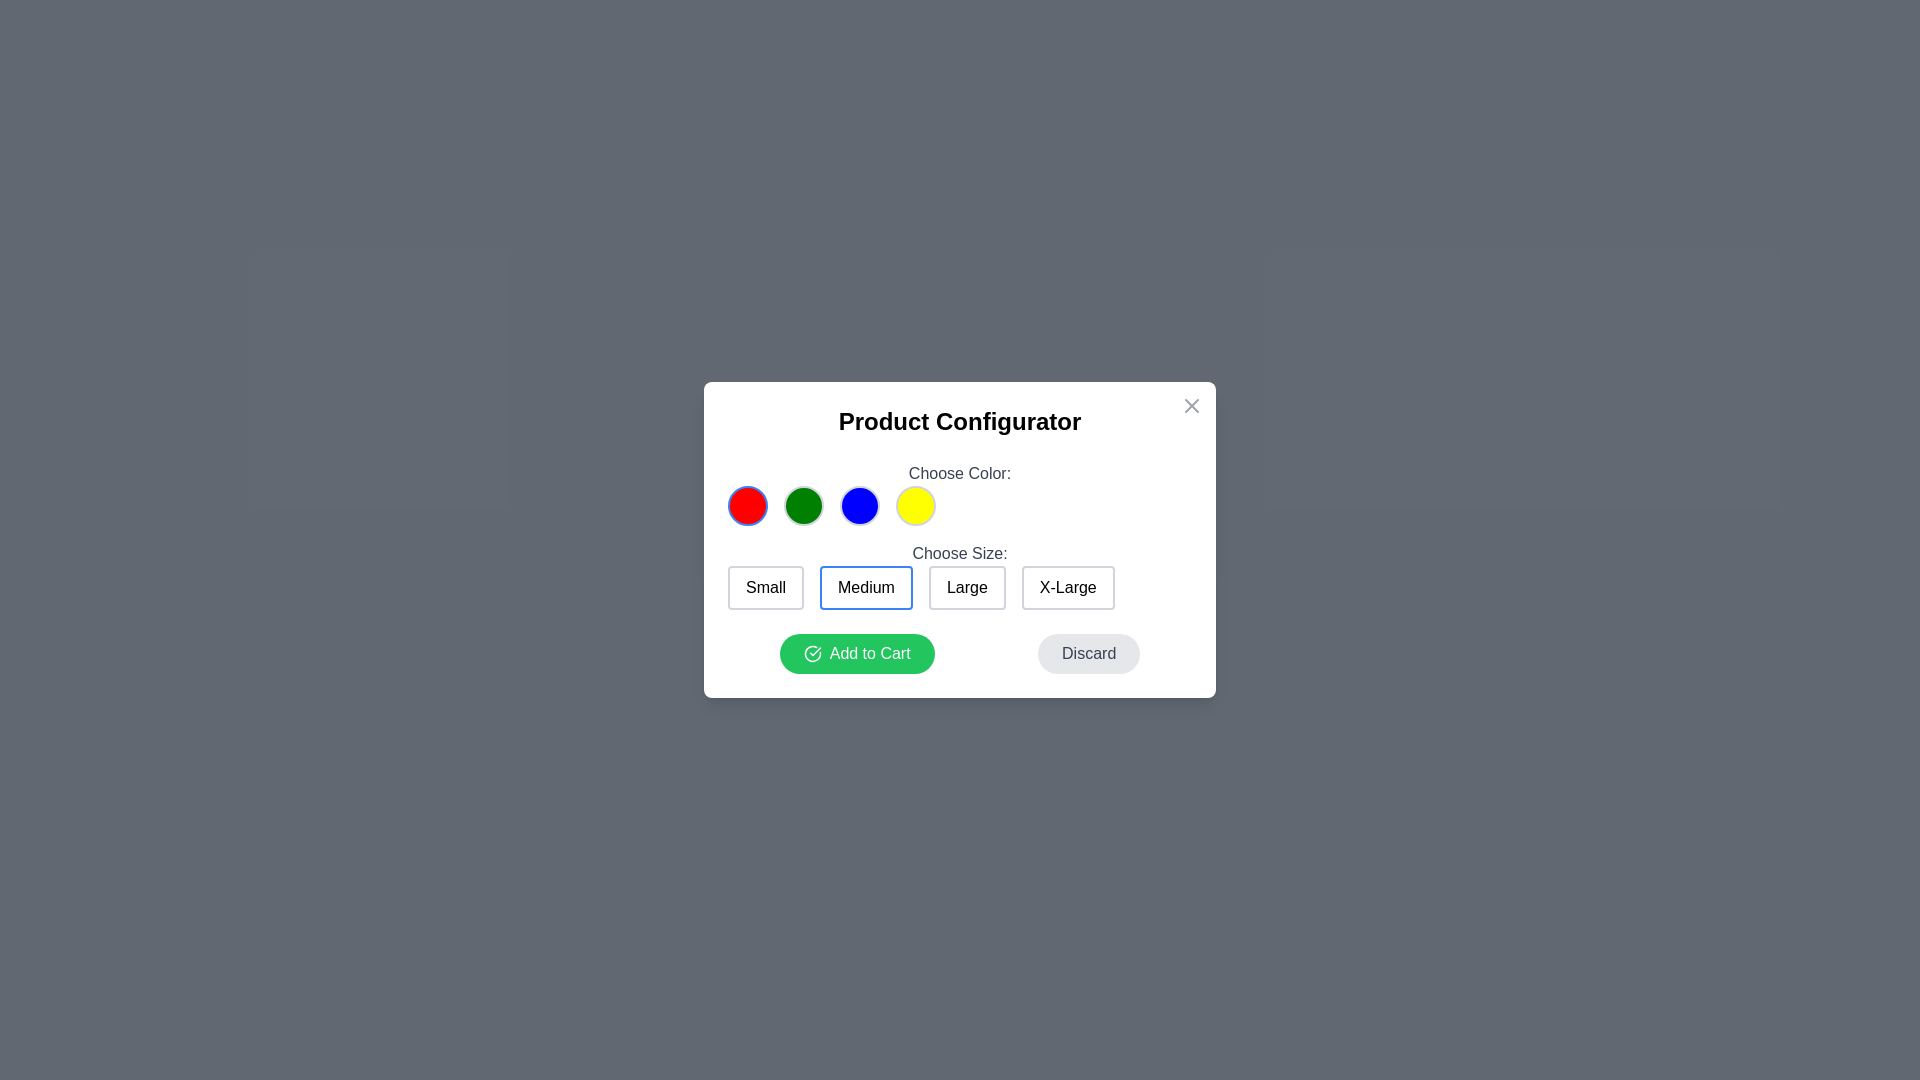 The image size is (1920, 1080). I want to click on the 'X-Large' button, which is a rectangular button with a light gray background and dark borders, located in the size selection area of the modal, so click(1067, 586).